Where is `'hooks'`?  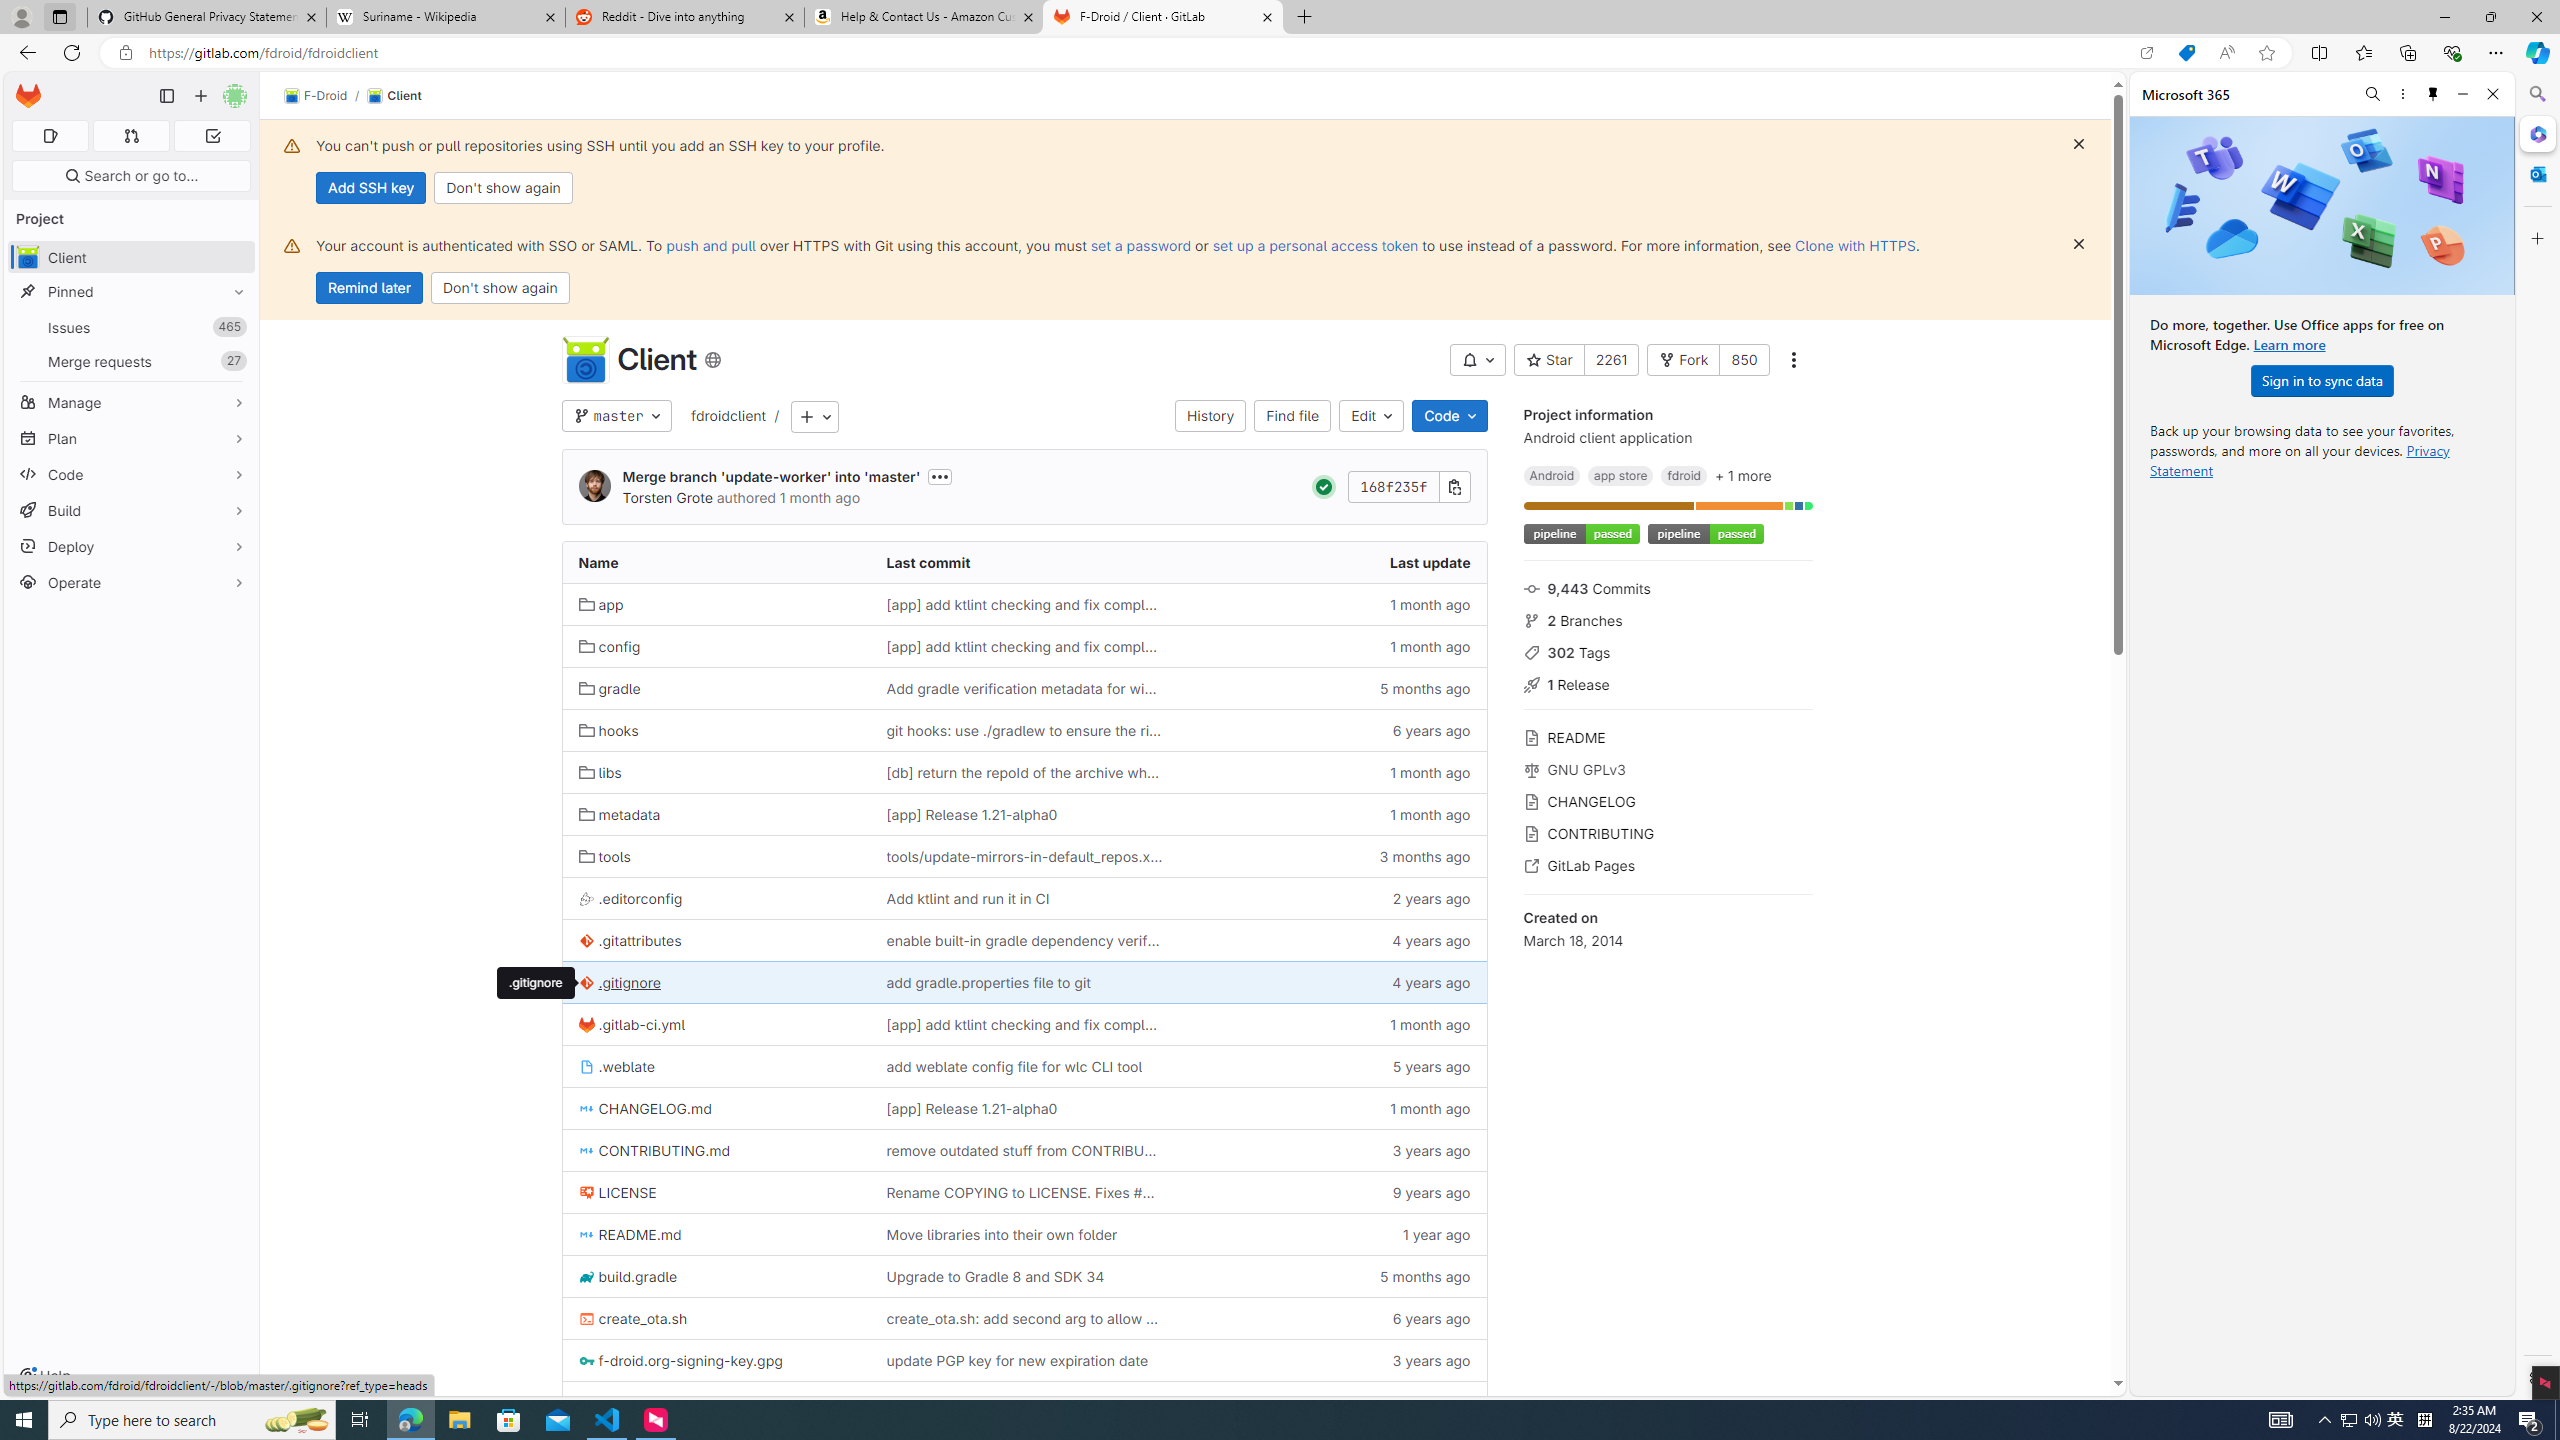
'hooks' is located at coordinates (716, 729).